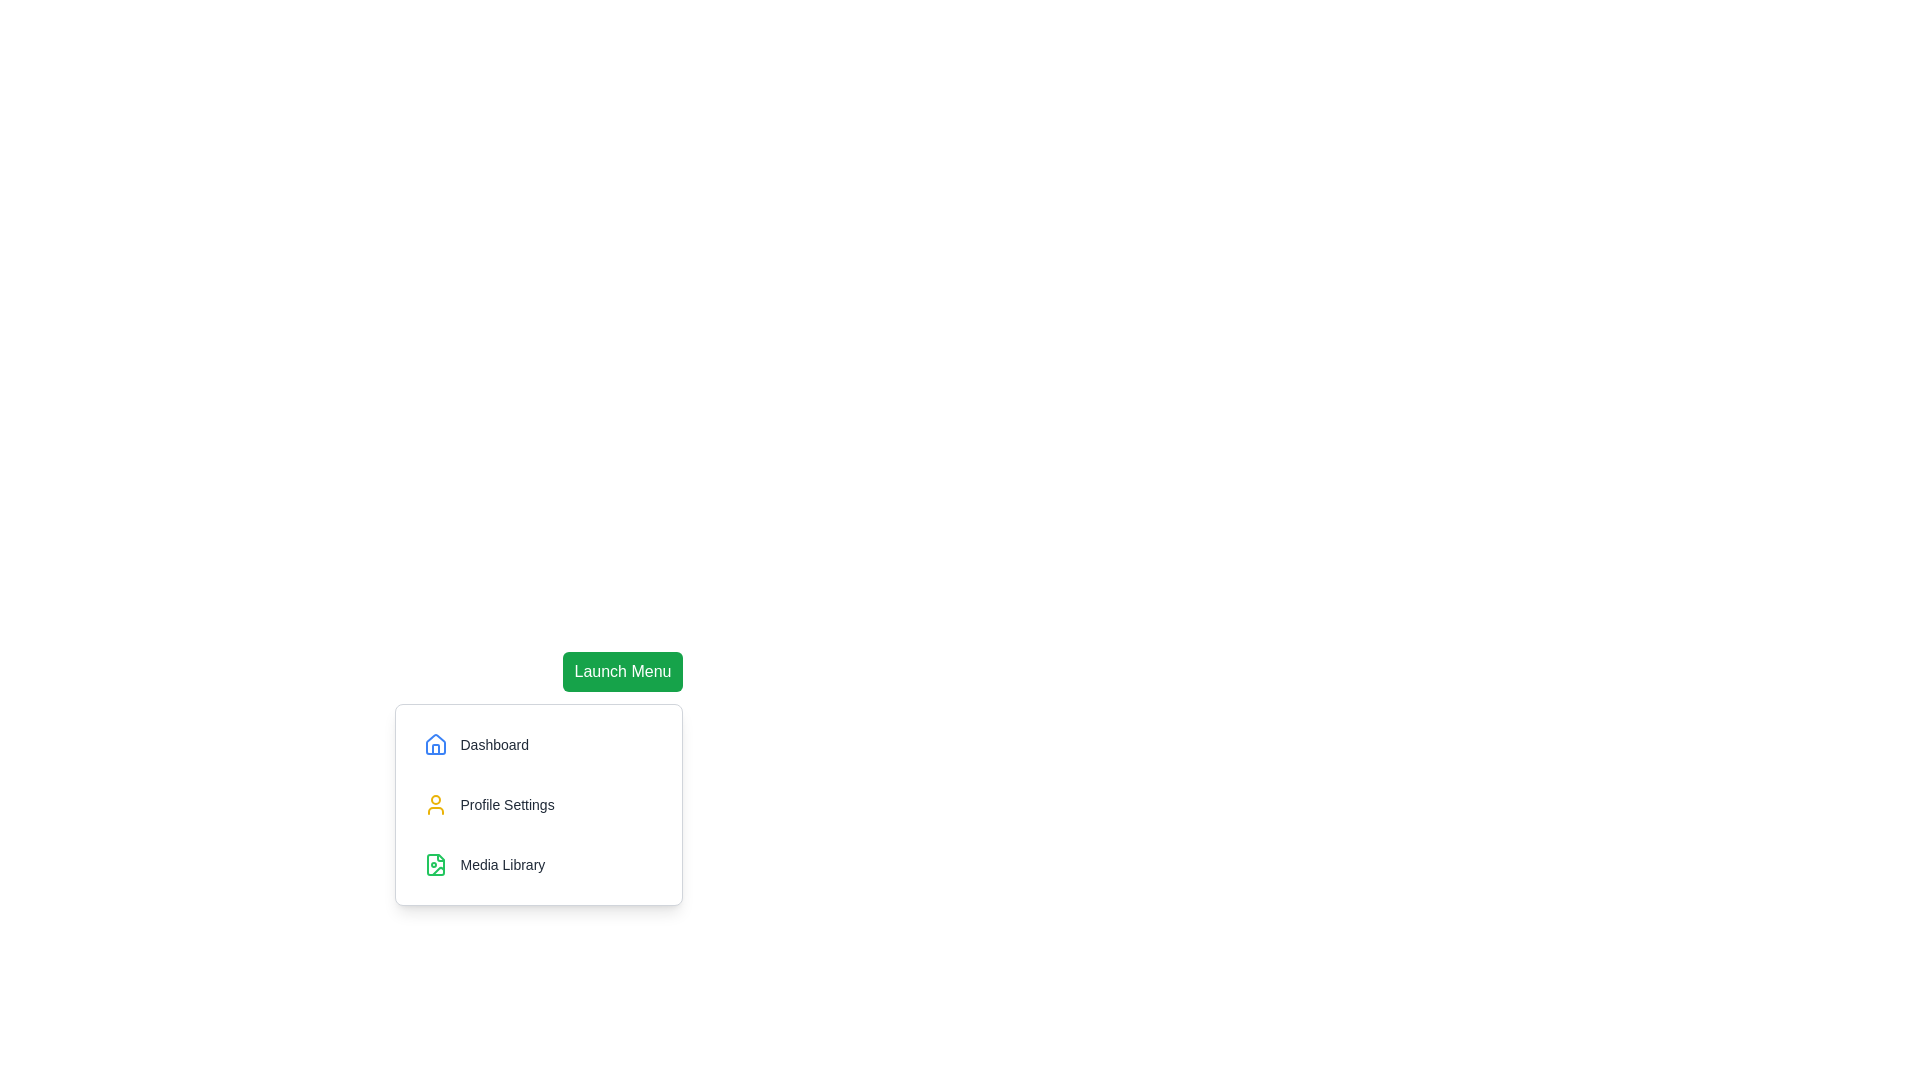 The image size is (1920, 1080). I want to click on the second item in the vertical navigation list, so click(539, 804).